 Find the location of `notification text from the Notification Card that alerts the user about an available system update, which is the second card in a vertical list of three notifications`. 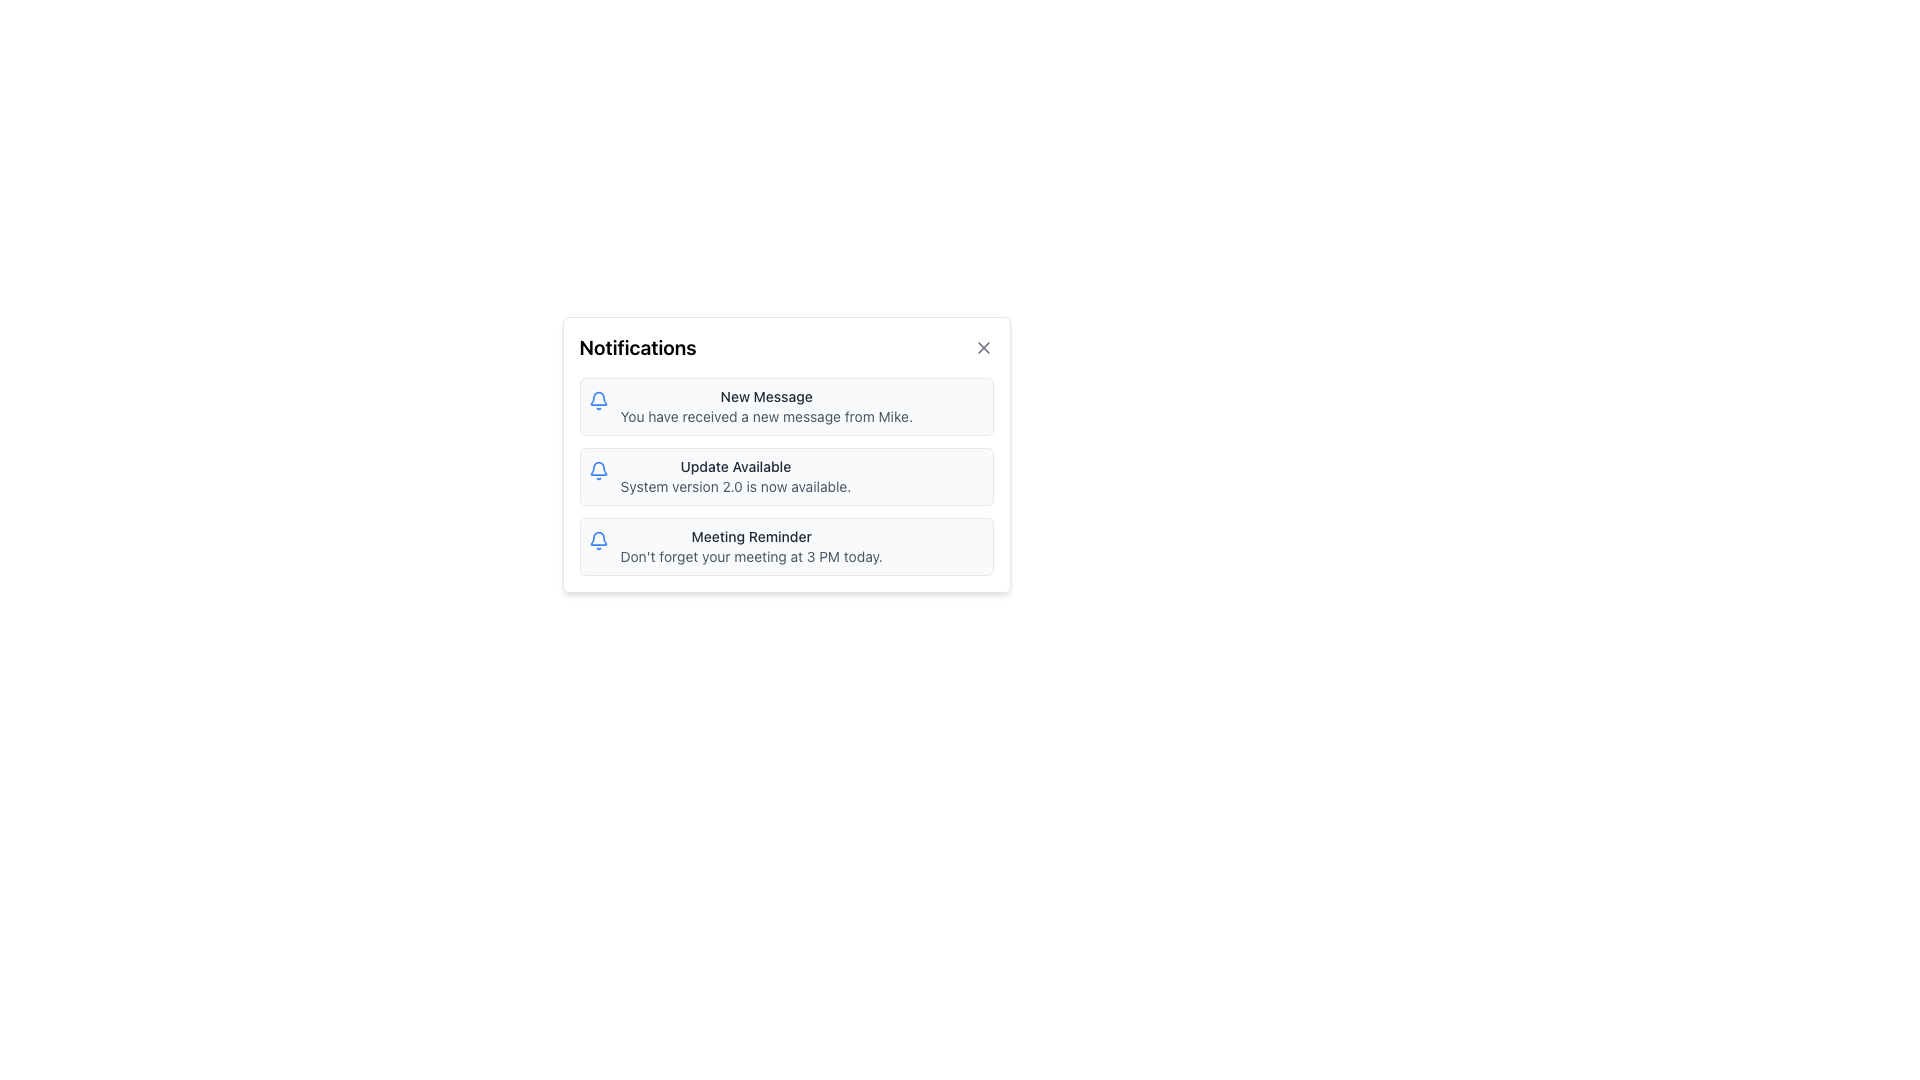

notification text from the Notification Card that alerts the user about an available system update, which is the second card in a vertical list of three notifications is located at coordinates (785, 477).